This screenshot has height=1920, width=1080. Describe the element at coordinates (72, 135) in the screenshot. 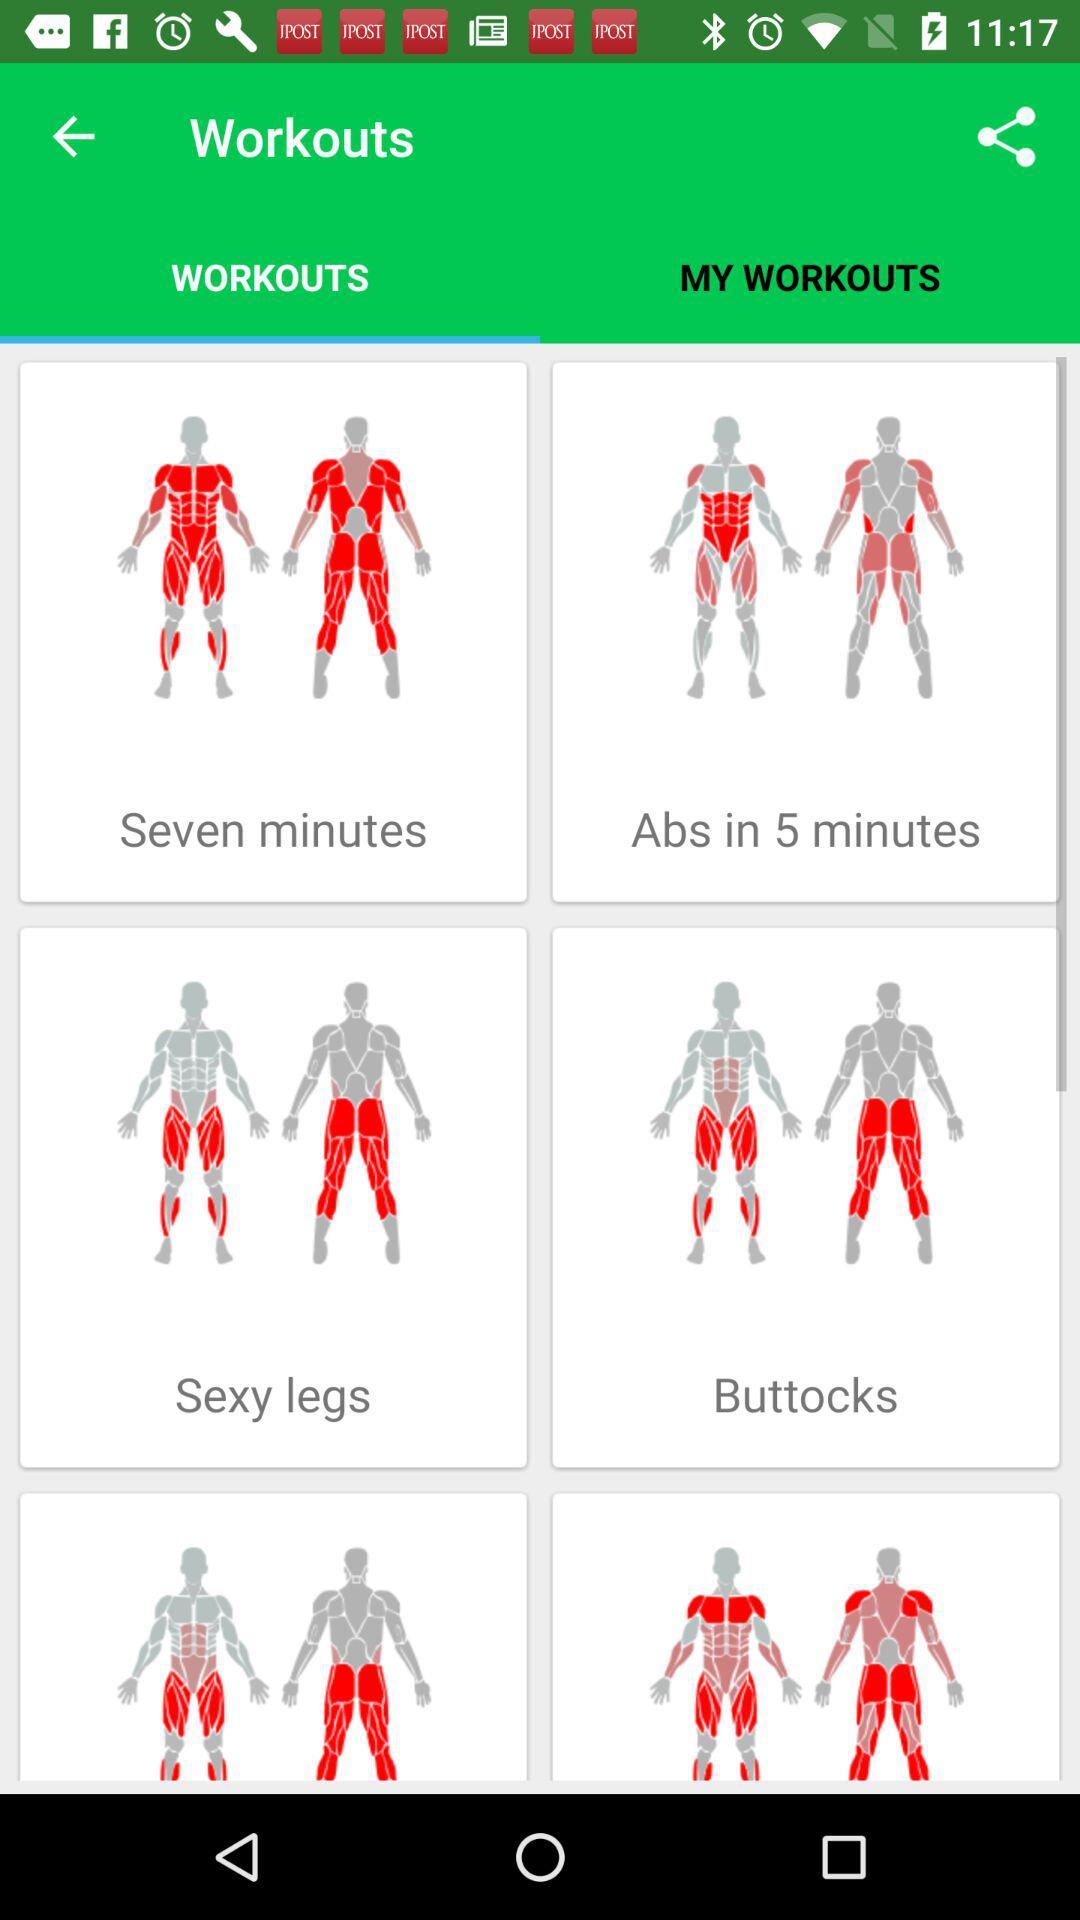

I see `app next to the workouts` at that location.